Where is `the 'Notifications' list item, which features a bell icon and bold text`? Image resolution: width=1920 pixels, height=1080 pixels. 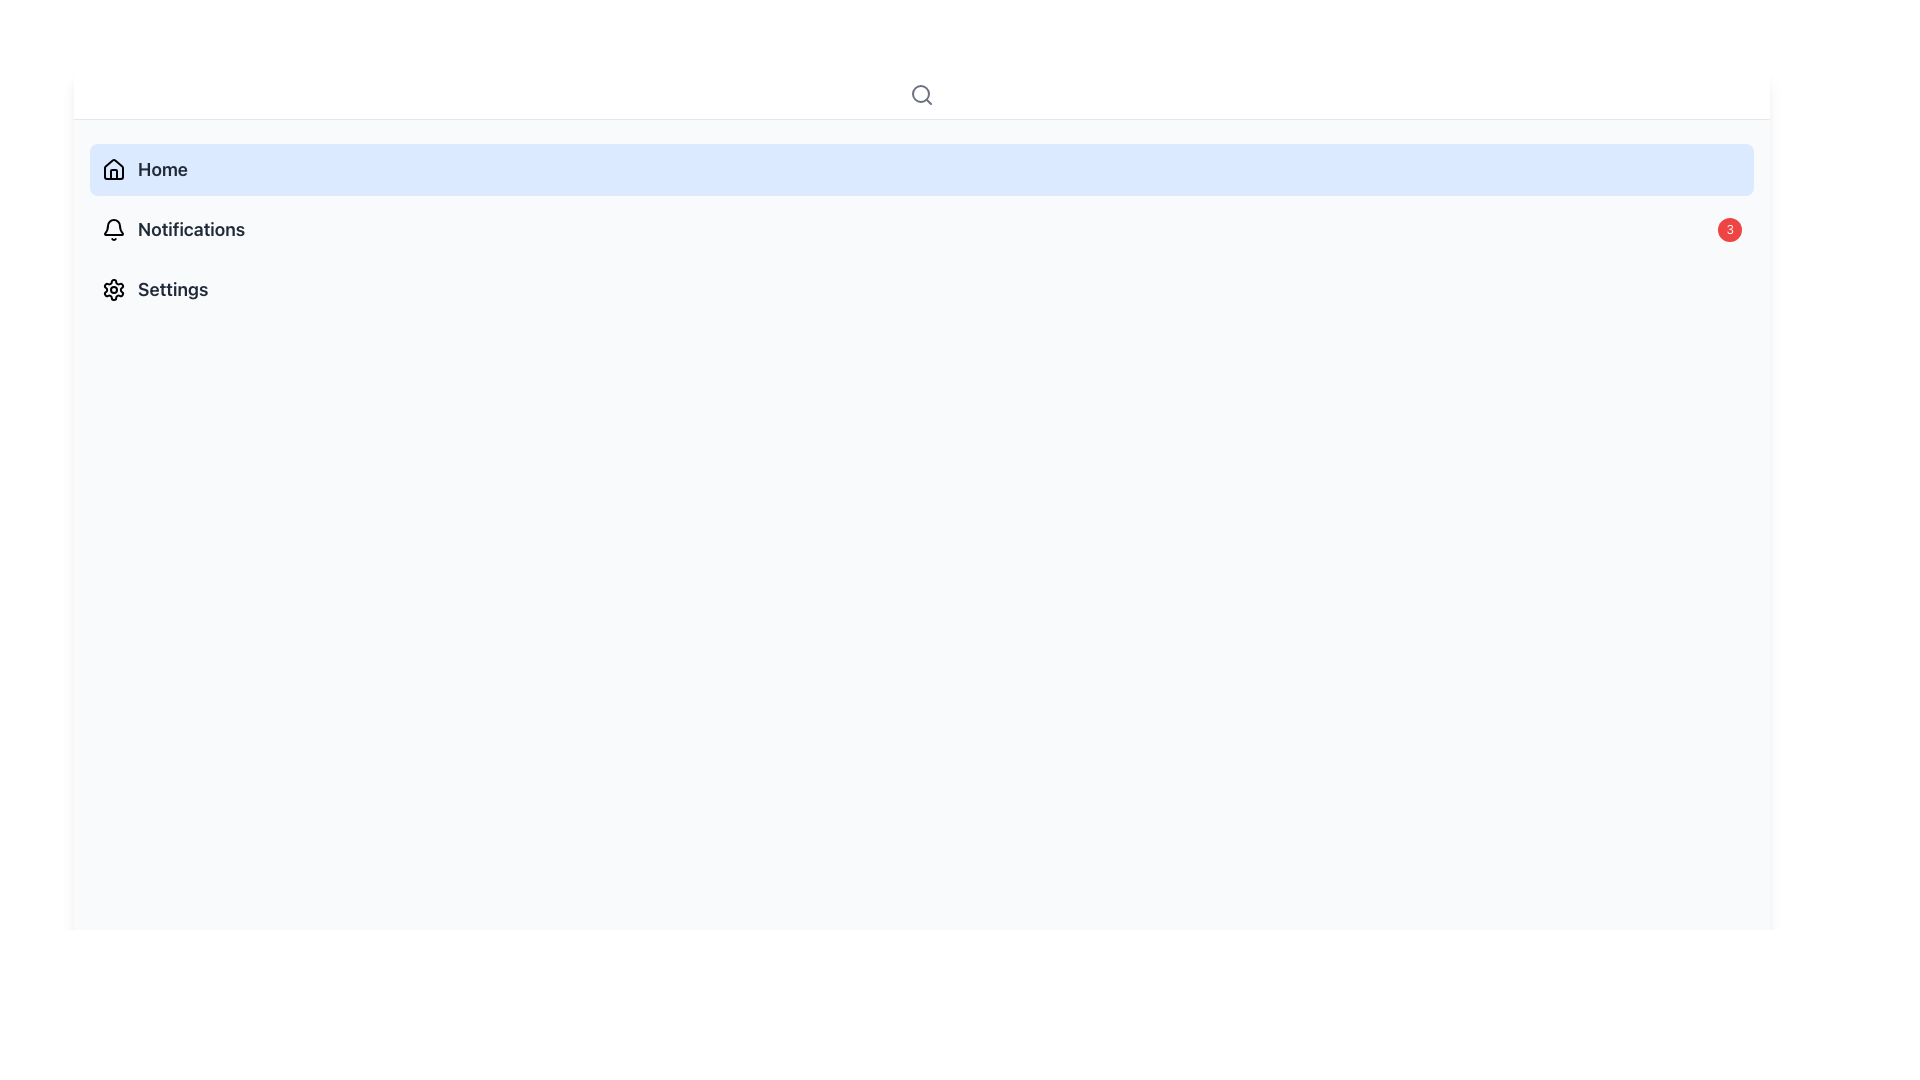
the 'Notifications' list item, which features a bell icon and bold text is located at coordinates (173, 229).